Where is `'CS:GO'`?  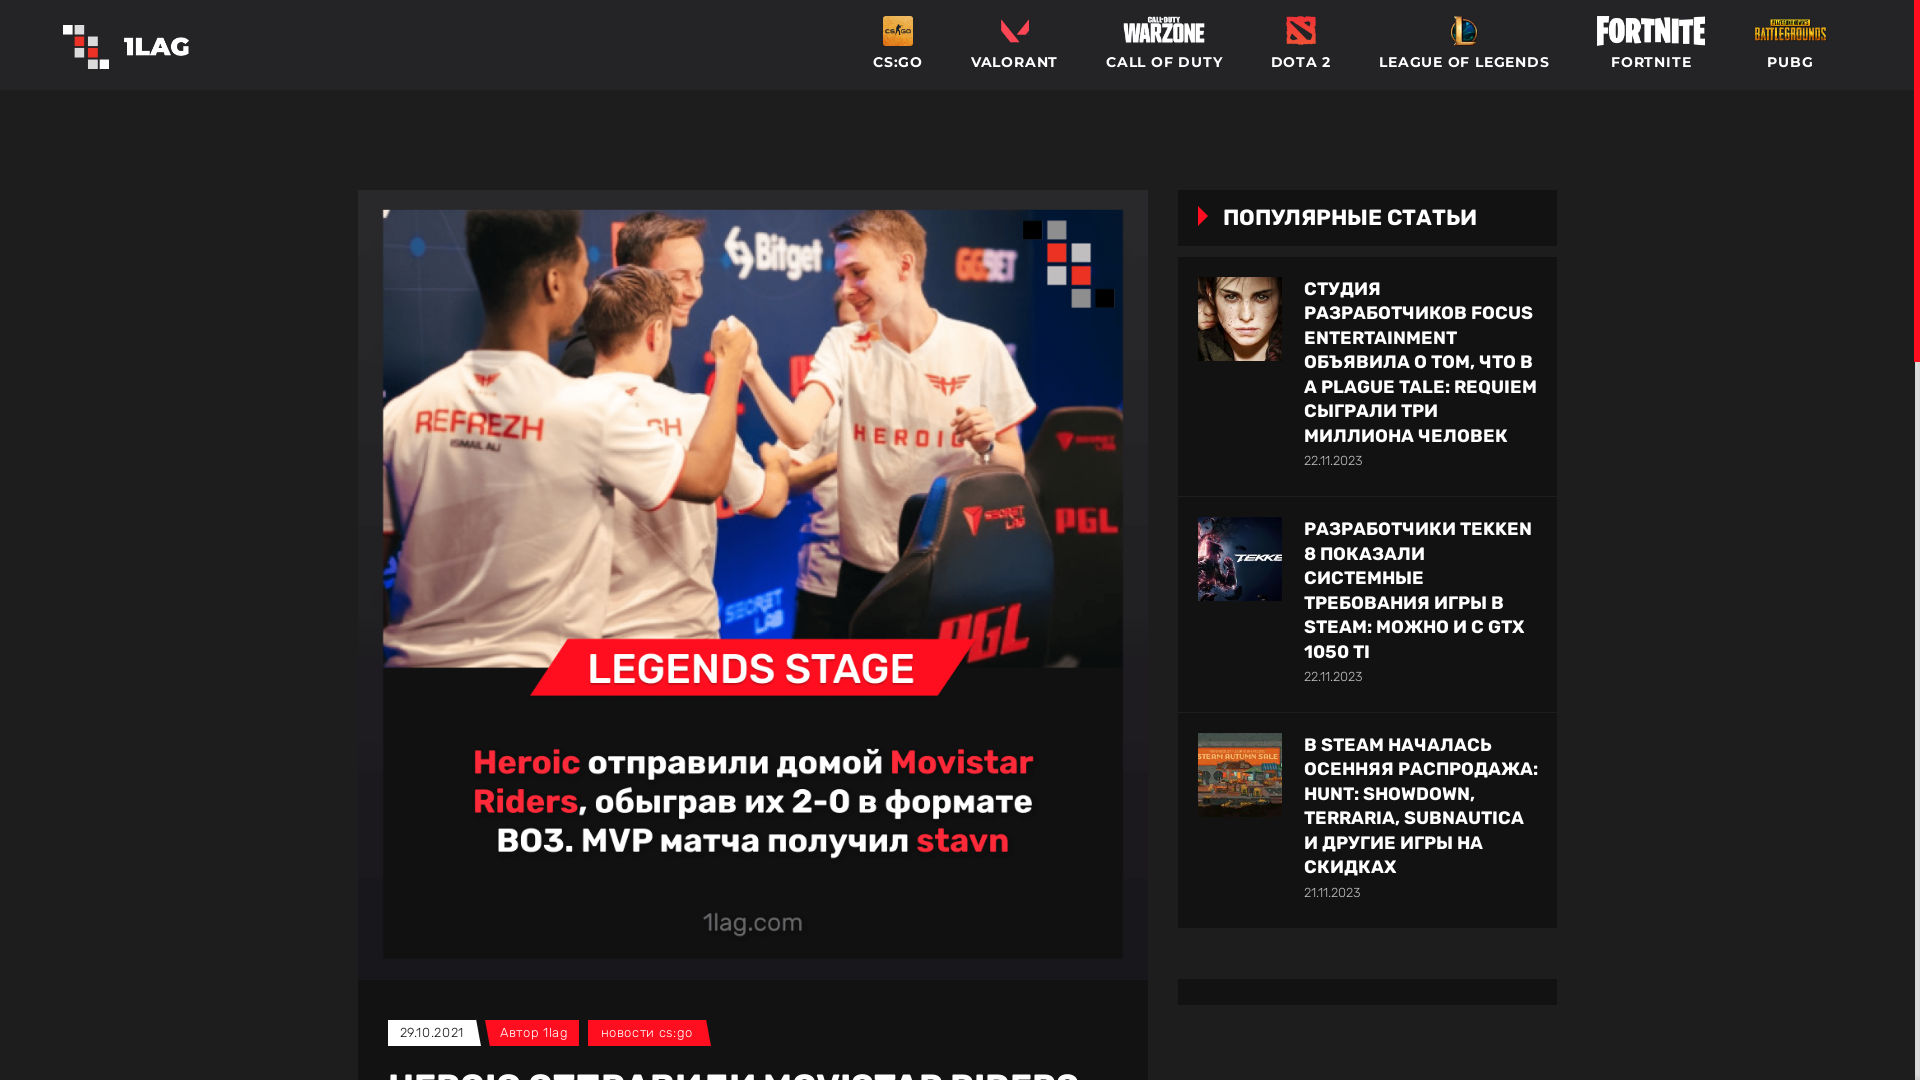
'CS:GO' is located at coordinates (896, 45).